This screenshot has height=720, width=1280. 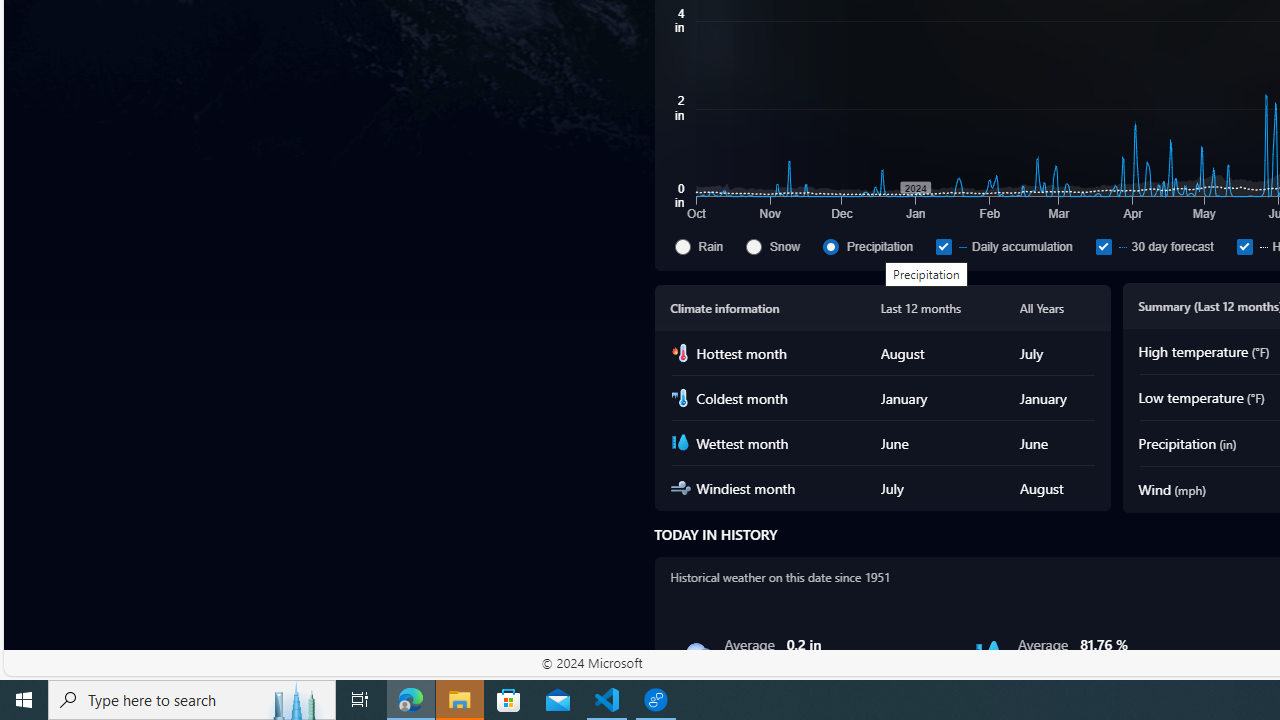 I want to click on '30 day forecast', so click(x=1161, y=245).